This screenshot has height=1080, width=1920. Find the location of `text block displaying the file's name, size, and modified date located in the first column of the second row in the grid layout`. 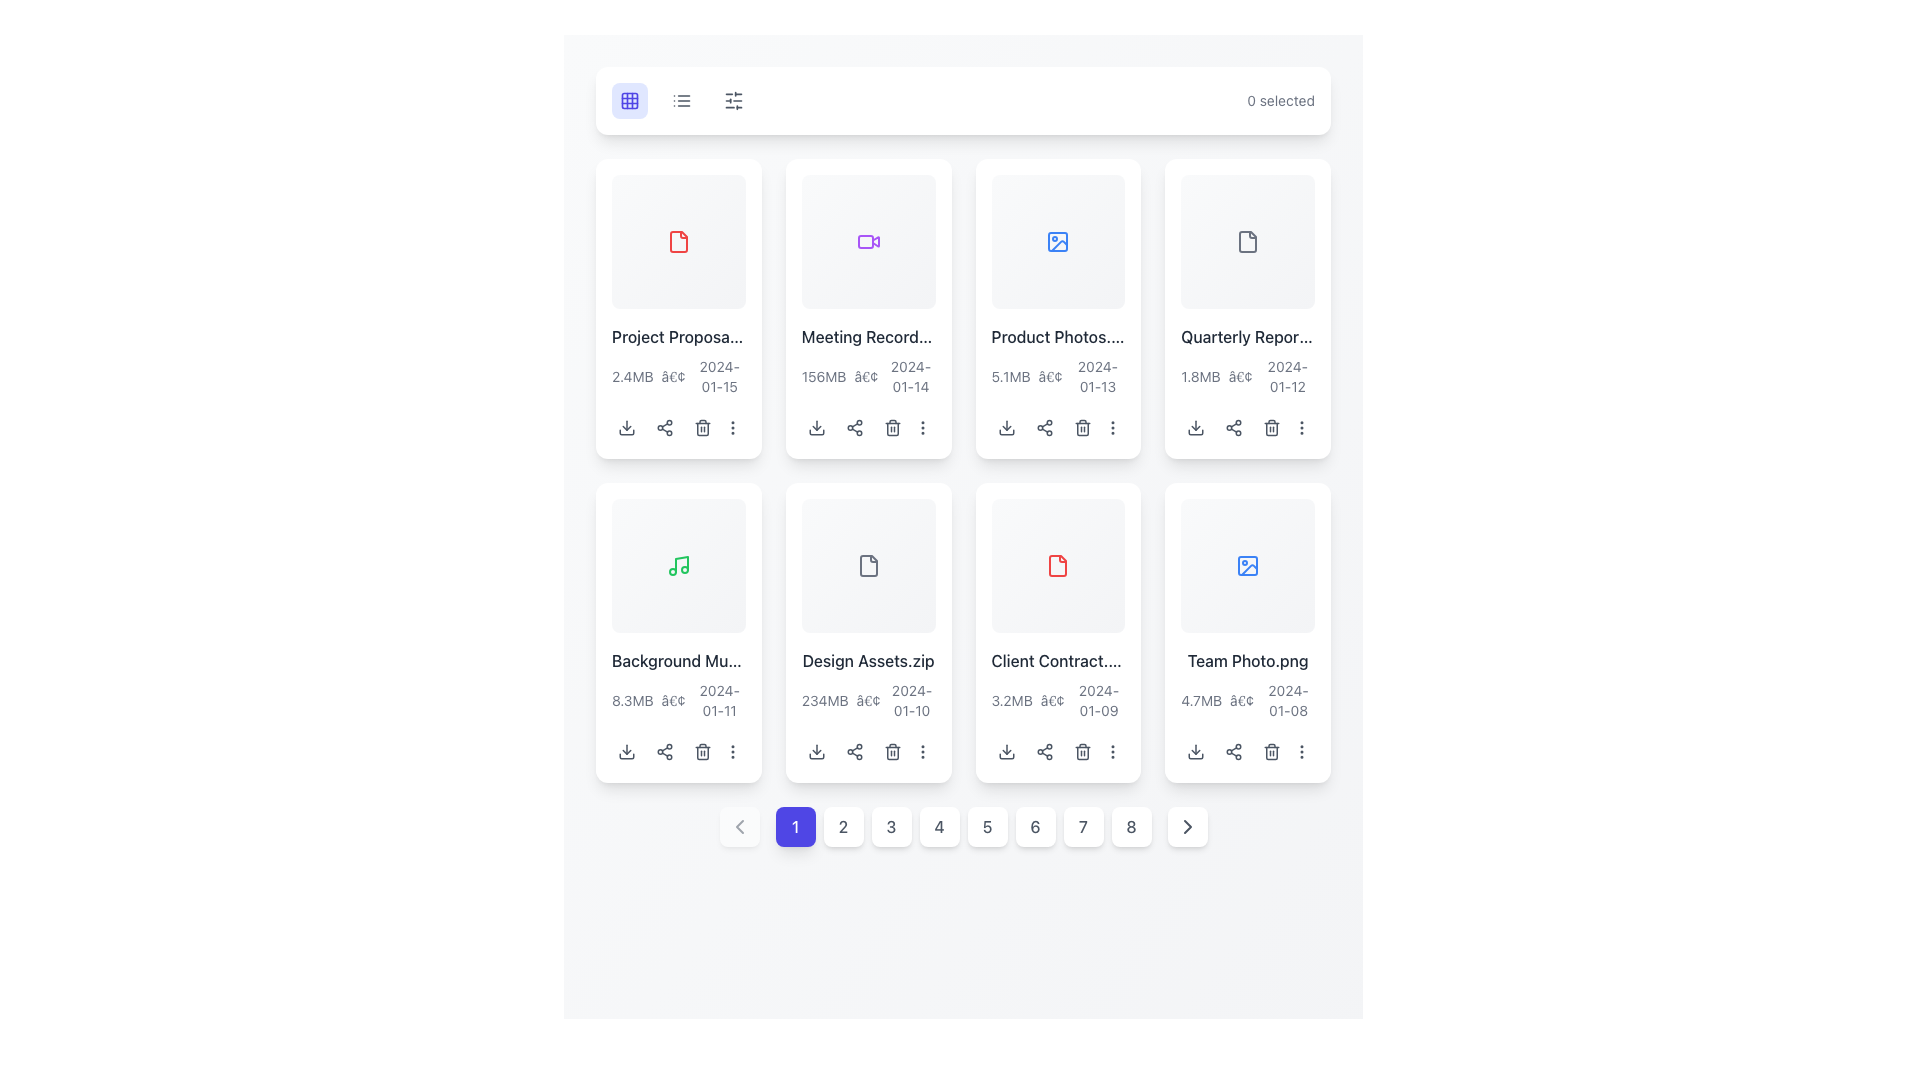

text block displaying the file's name, size, and modified date located in the first column of the second row in the grid layout is located at coordinates (678, 360).